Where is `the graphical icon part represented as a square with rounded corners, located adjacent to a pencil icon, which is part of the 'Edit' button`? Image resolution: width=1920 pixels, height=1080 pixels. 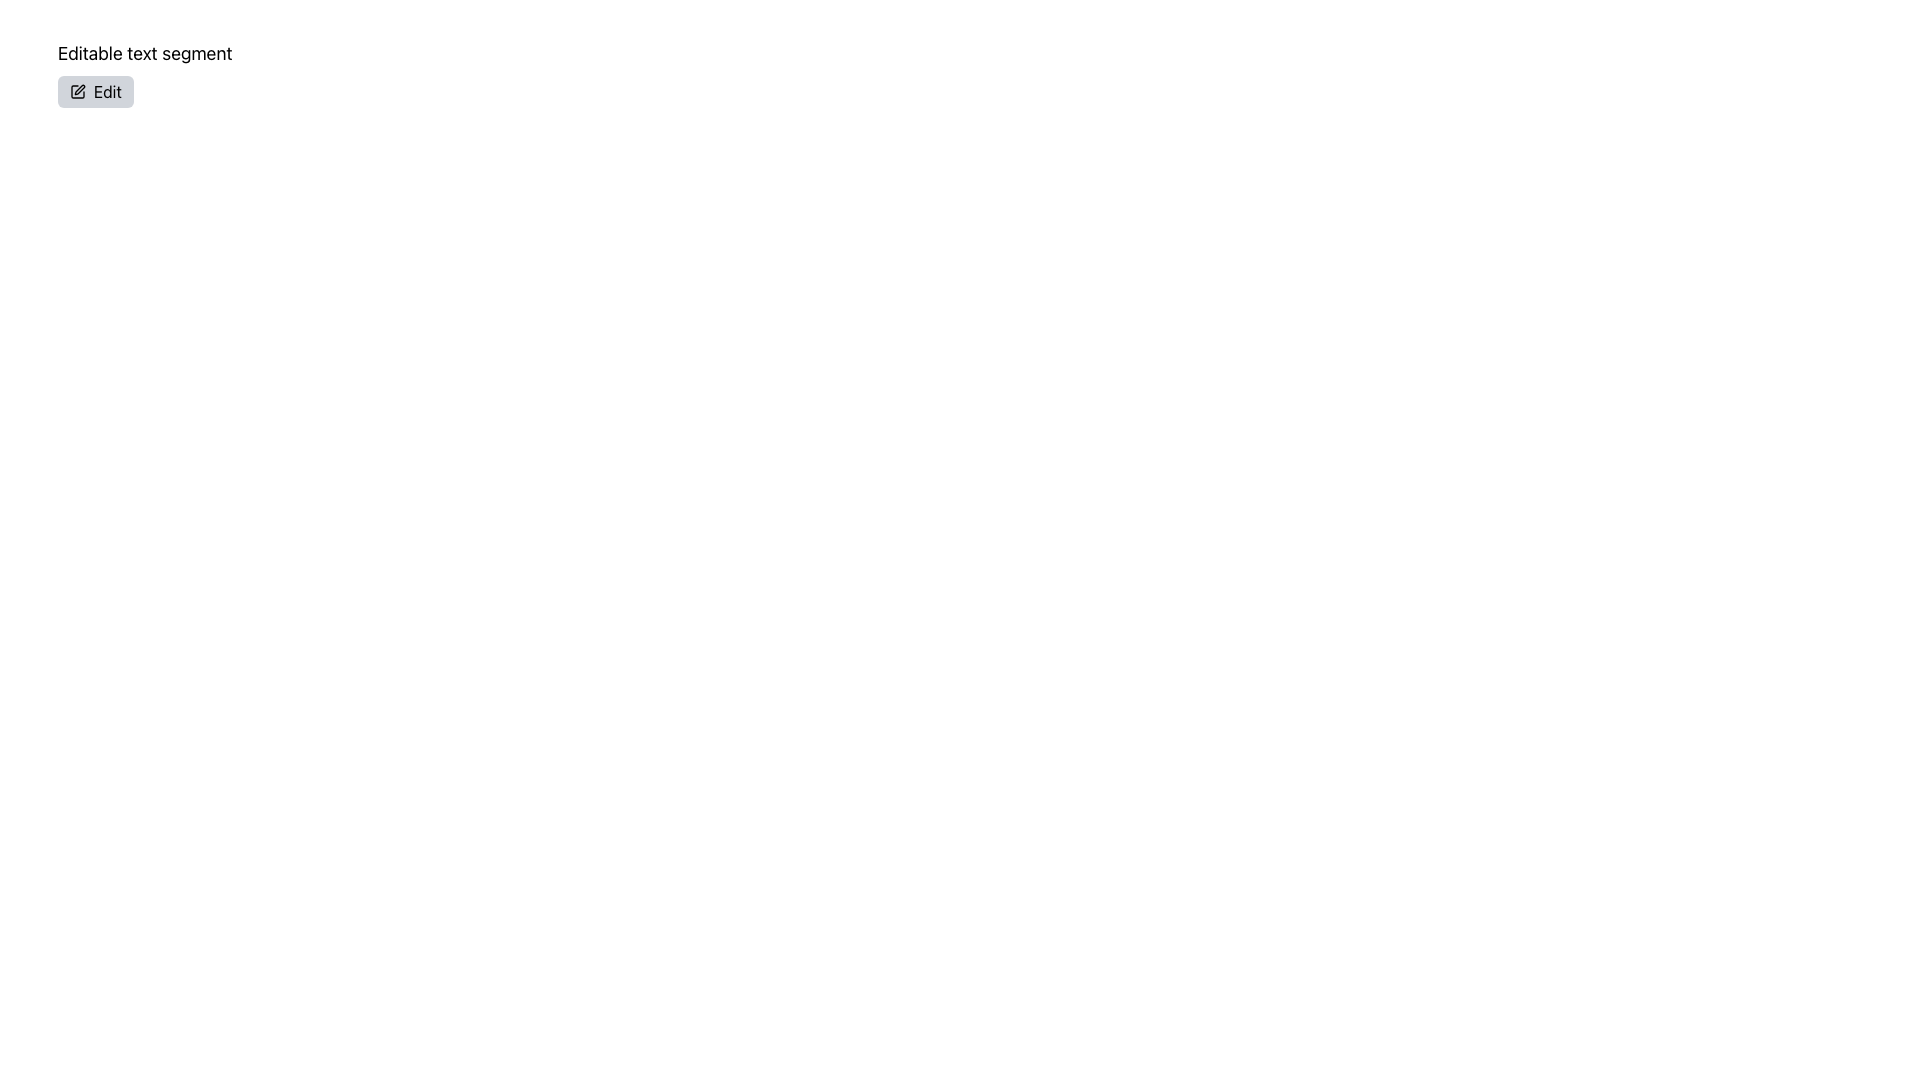 the graphical icon part represented as a square with rounded corners, located adjacent to a pencil icon, which is part of the 'Edit' button is located at coordinates (77, 92).